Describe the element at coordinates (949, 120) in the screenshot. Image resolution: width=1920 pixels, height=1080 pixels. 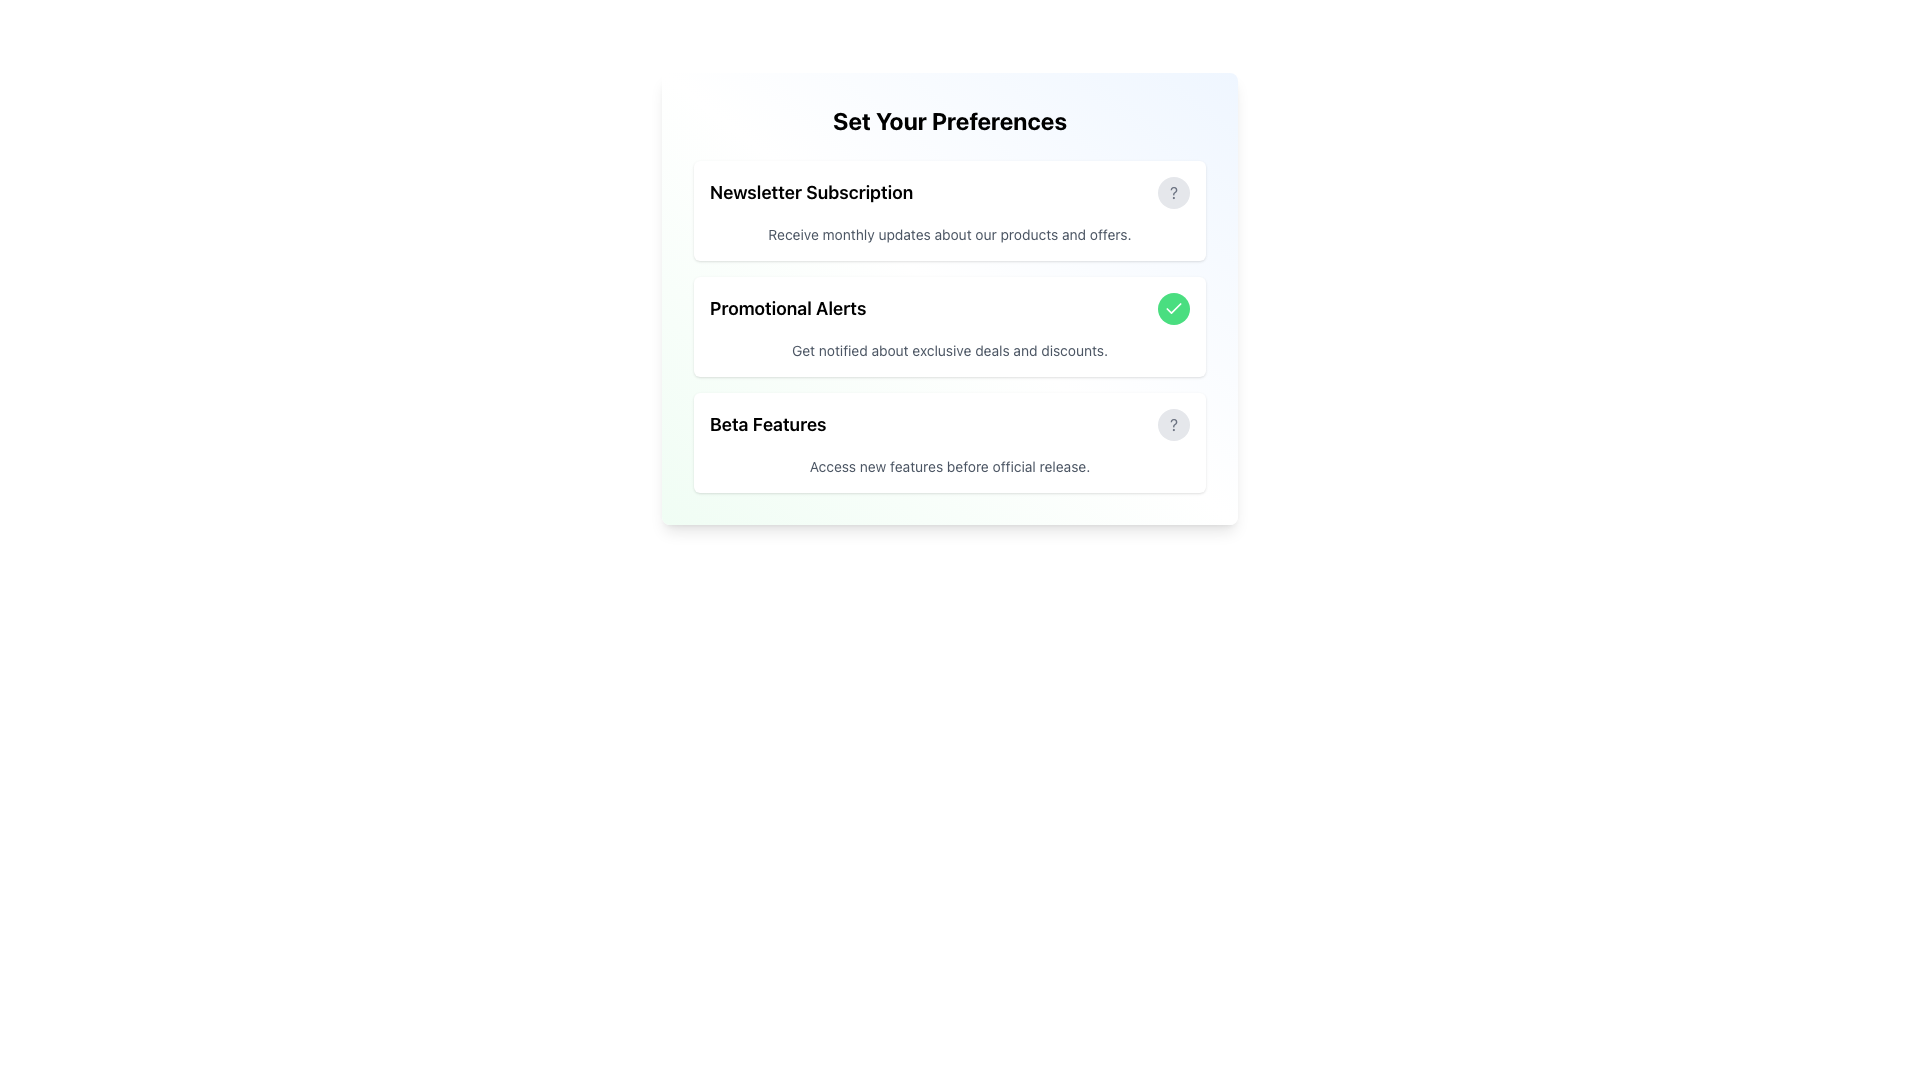
I see `the Heading Text that serves as the title for the panel containing user preference options like Newsletter Subscription, Promotional Alerts, and Beta Features` at that location.